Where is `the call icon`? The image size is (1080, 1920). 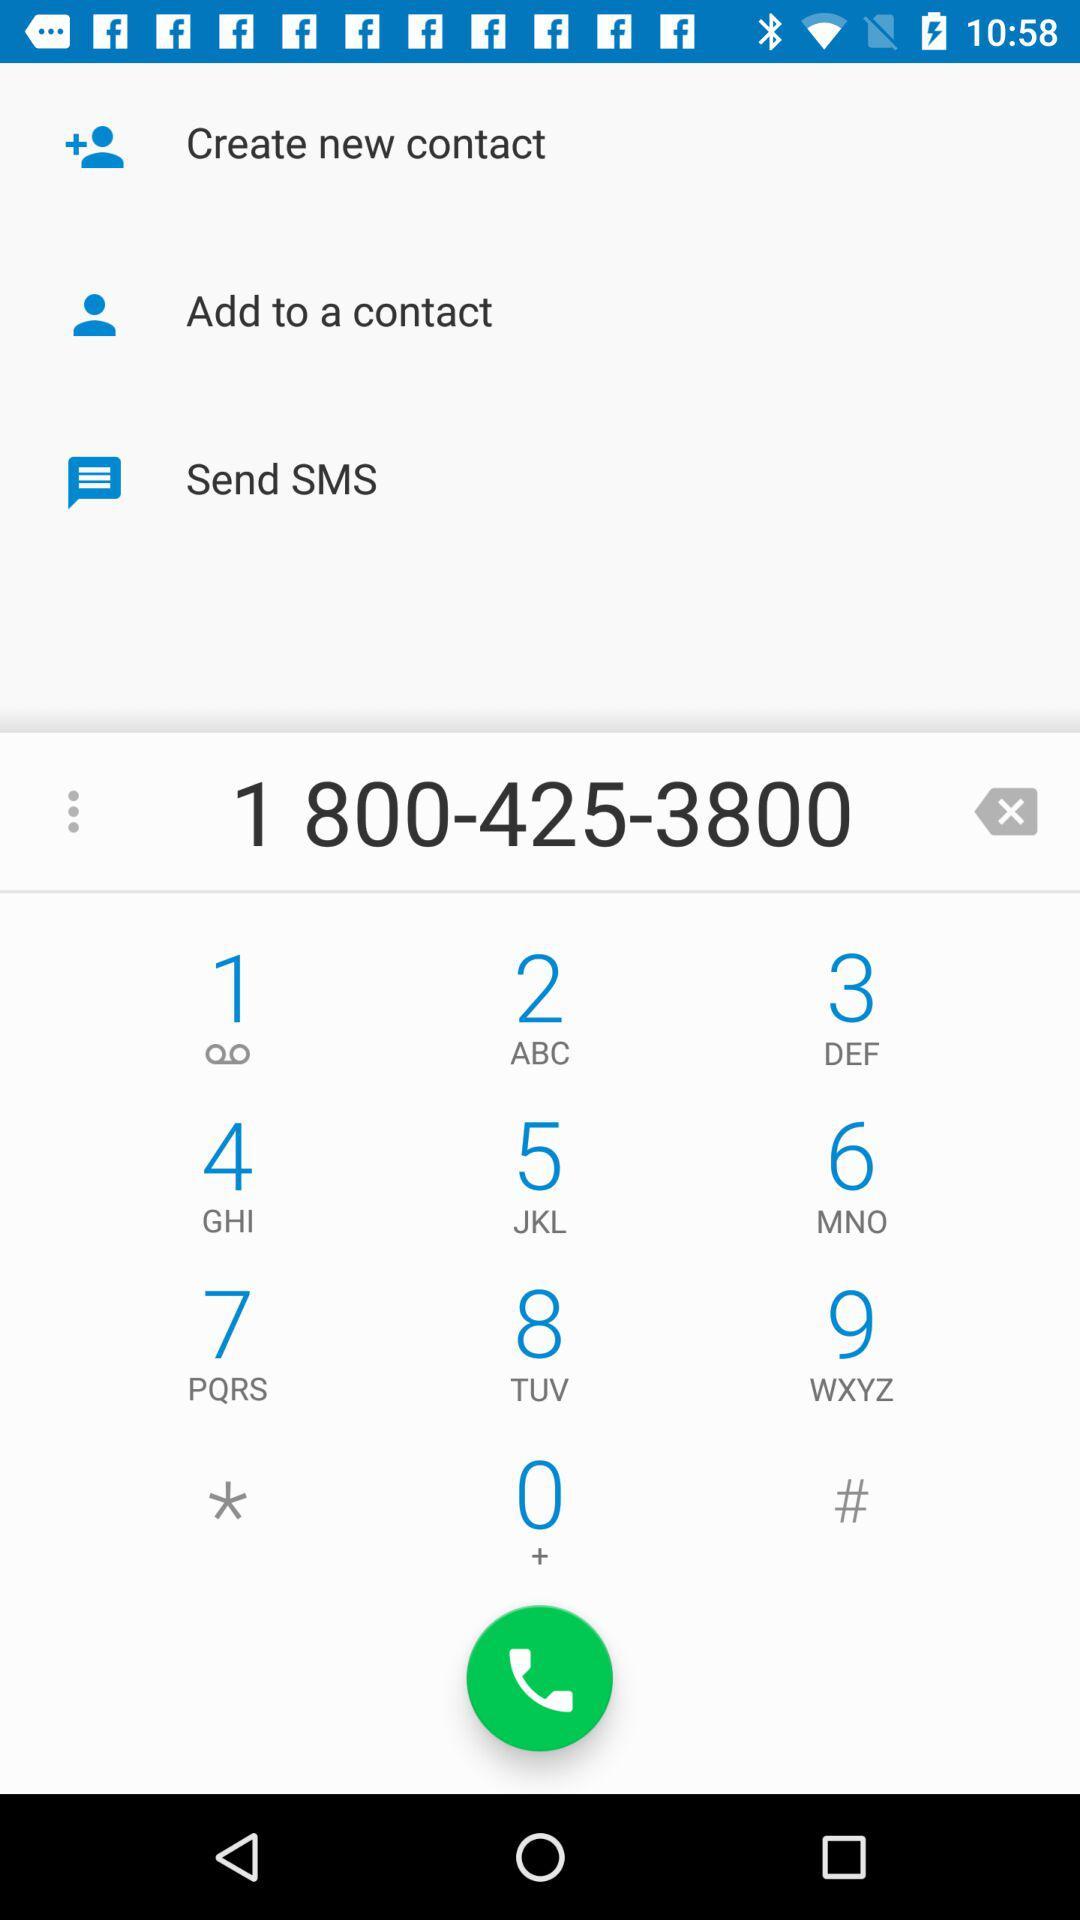 the call icon is located at coordinates (540, 1678).